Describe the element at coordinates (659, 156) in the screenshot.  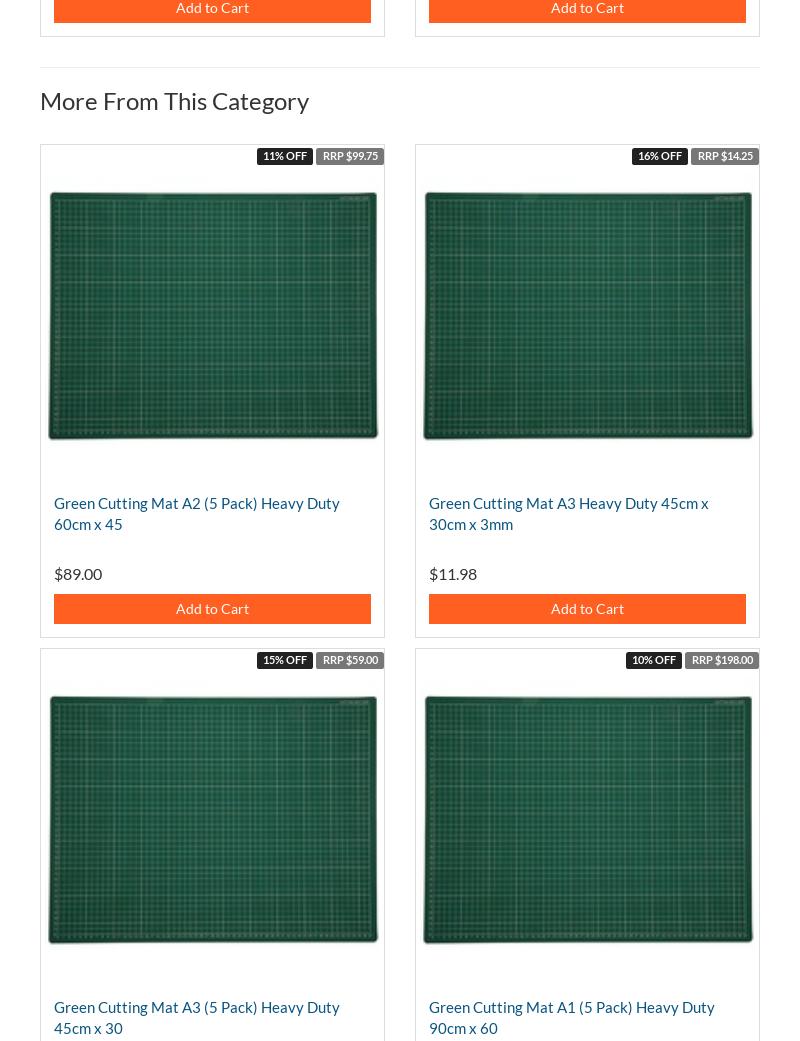
I see `'16% OFF'` at that location.